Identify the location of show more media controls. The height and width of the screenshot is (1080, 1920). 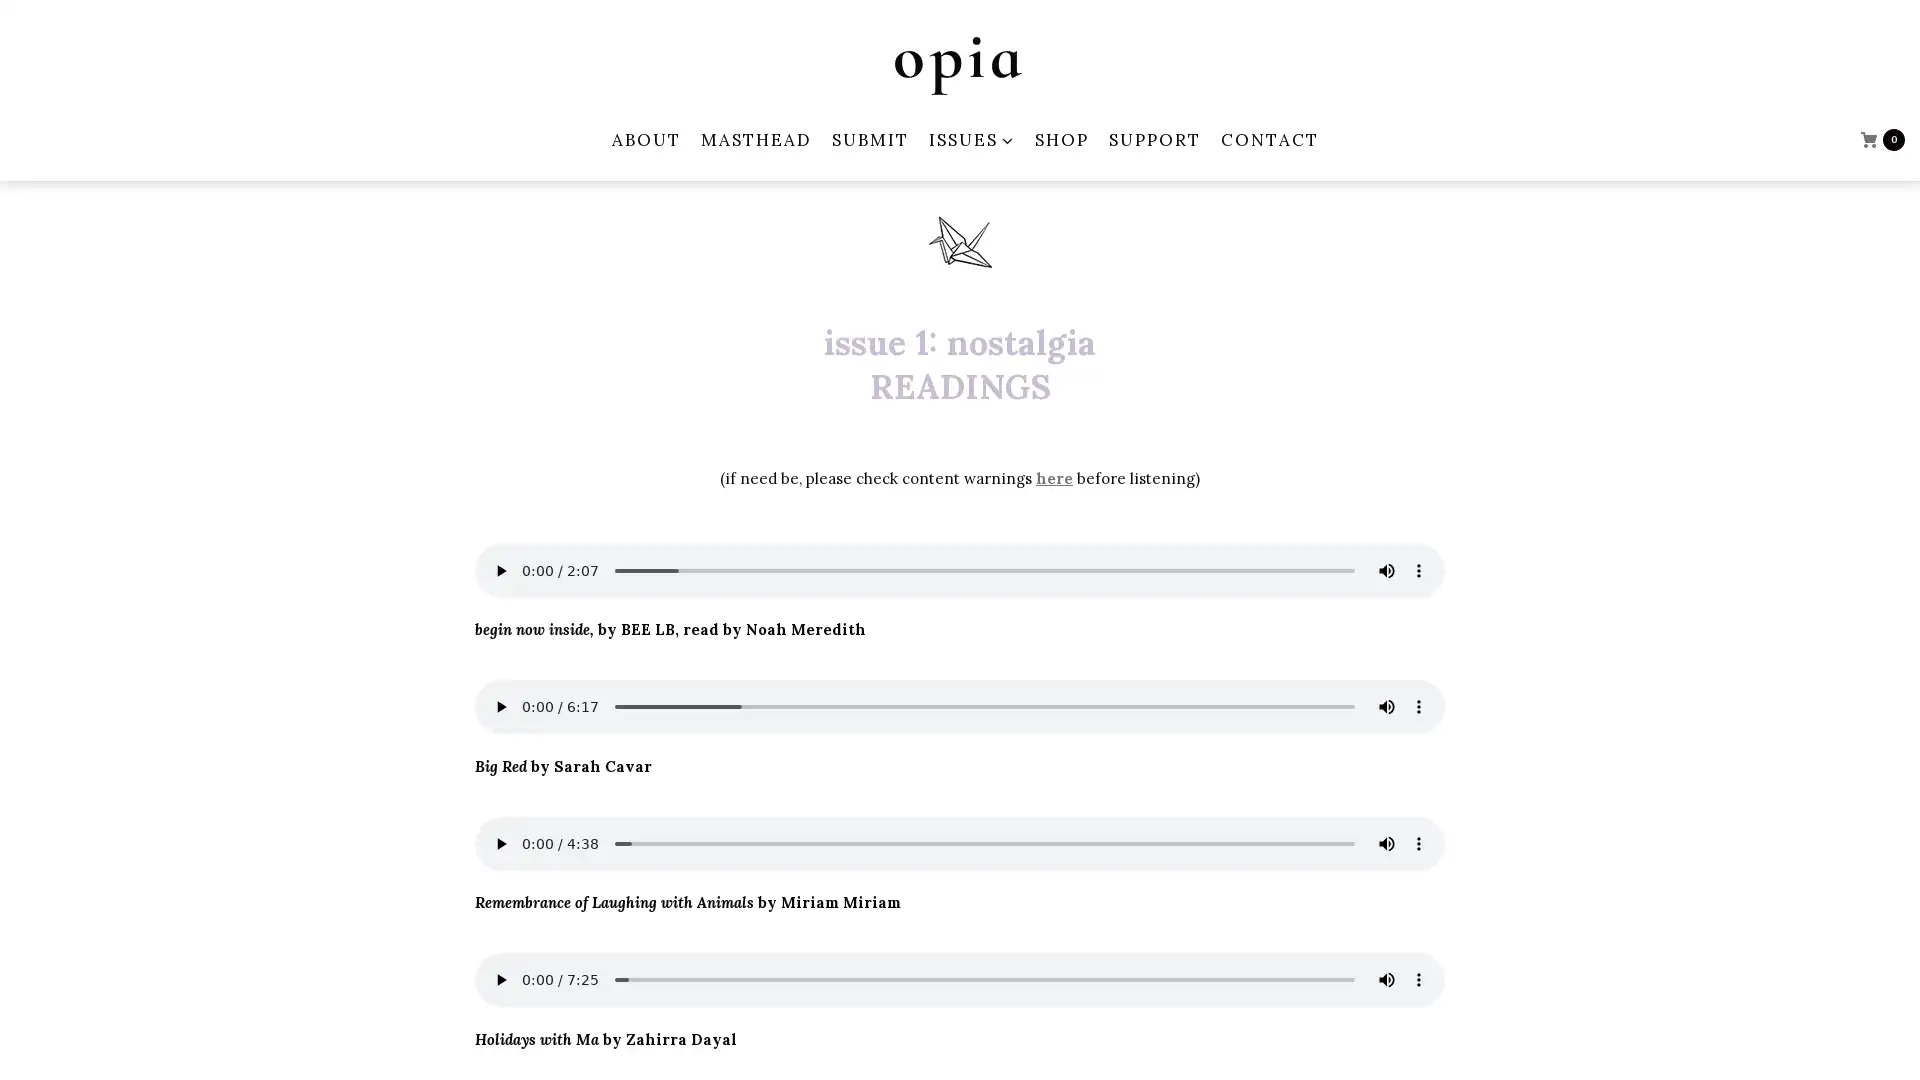
(1418, 705).